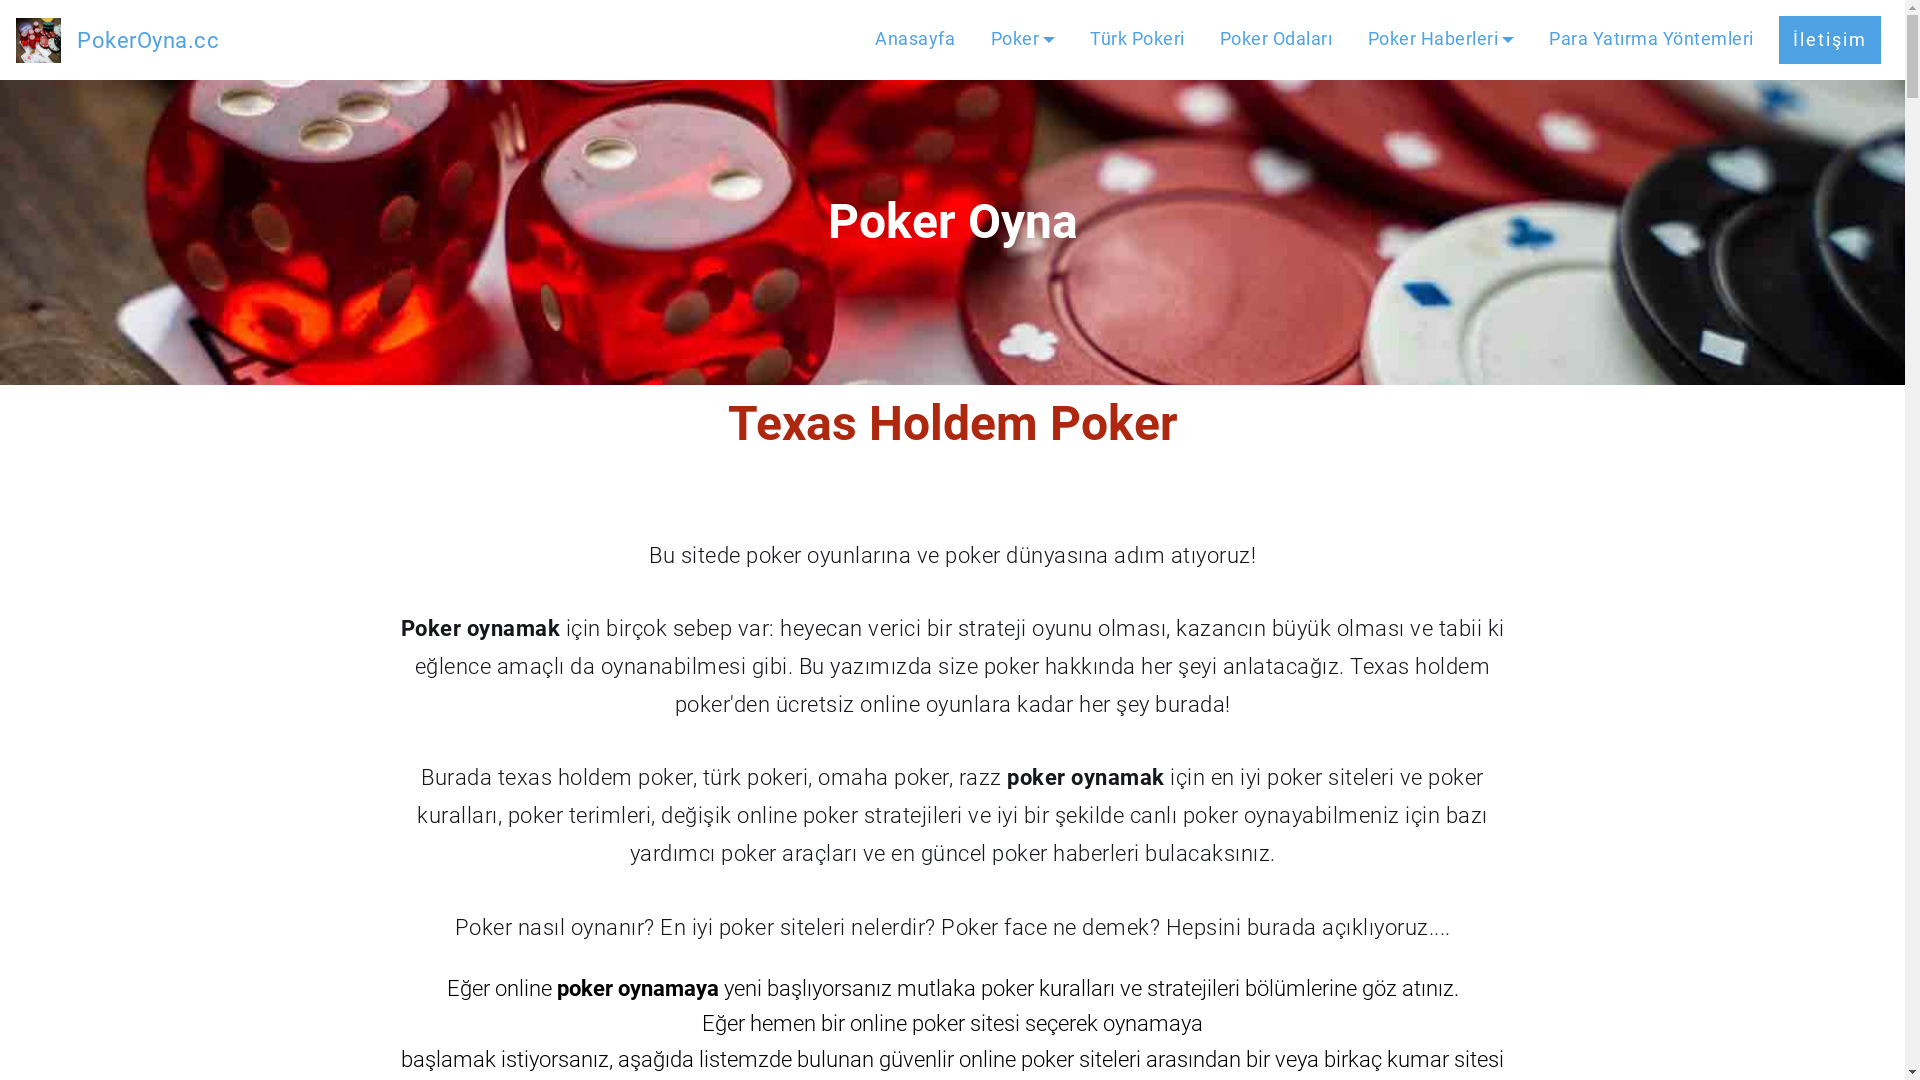  I want to click on 'Anasayfa', so click(914, 39).